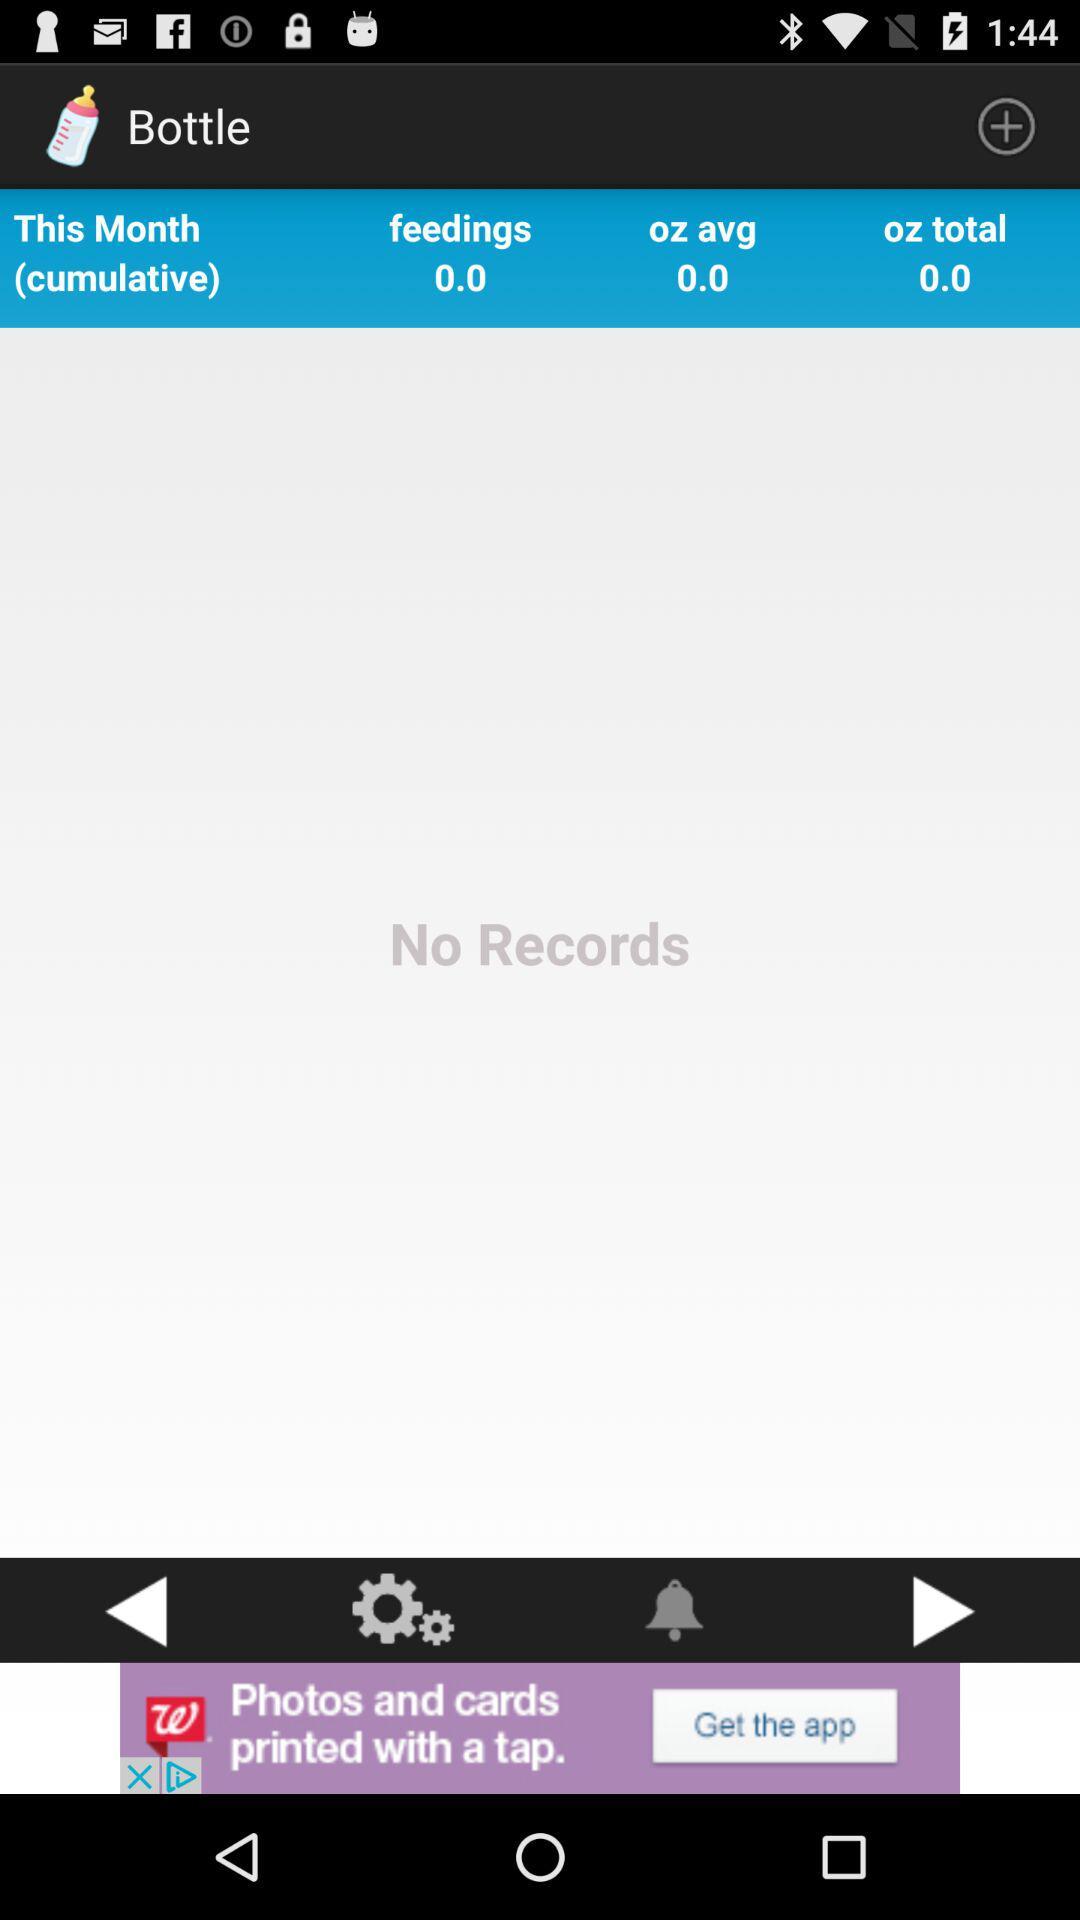 The width and height of the screenshot is (1080, 1920). I want to click on open advertisement, so click(540, 1727).